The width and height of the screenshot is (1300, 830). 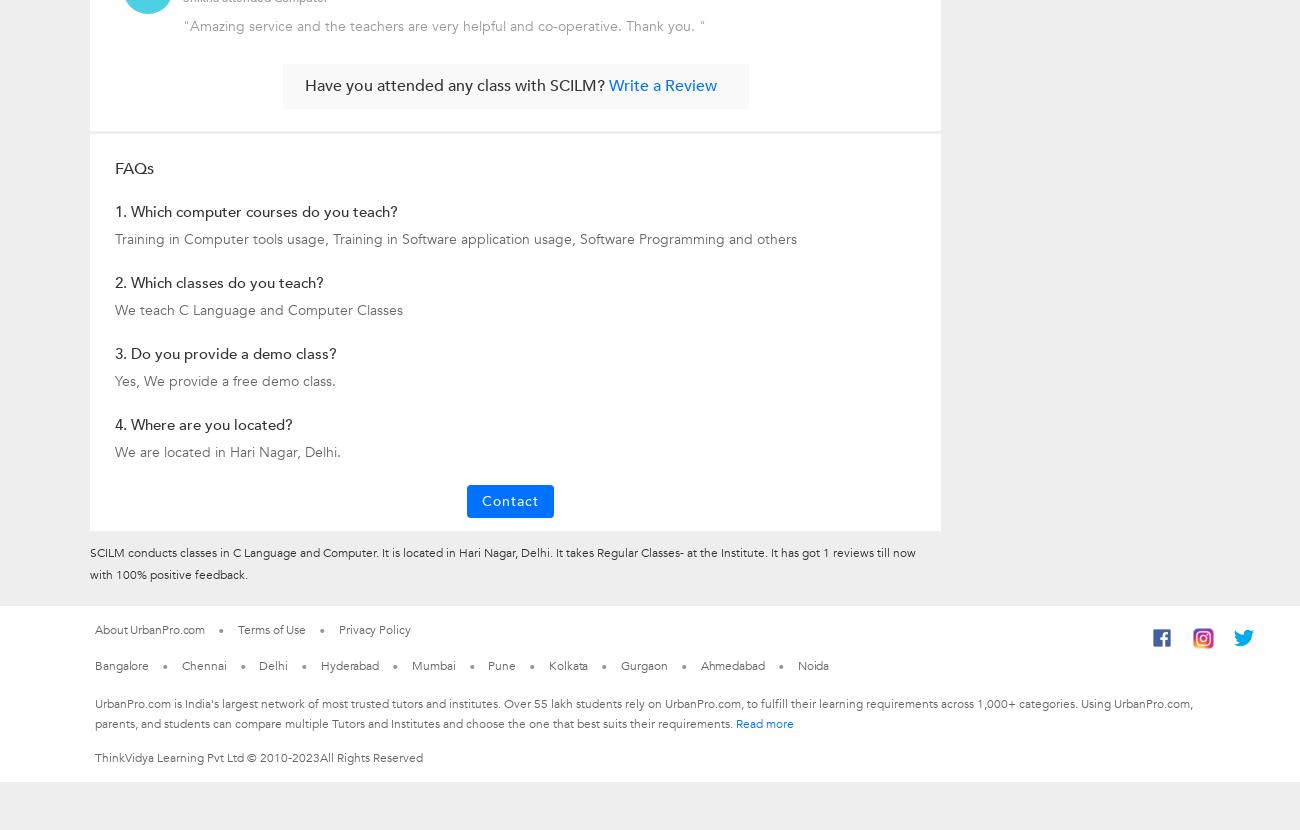 What do you see at coordinates (644, 712) in the screenshot?
I see `'UrbanPro.com is India's largest network of most trusted tutors and institutes. Over 55 lakh students rely on UrbanPro.com, to fulfill their learning requirements across 1,000+ categories. Using UrbanPro.com, parents, and students can compare multiple Tutors and Institutes and choose the one that best suits their requirements.'` at bounding box center [644, 712].